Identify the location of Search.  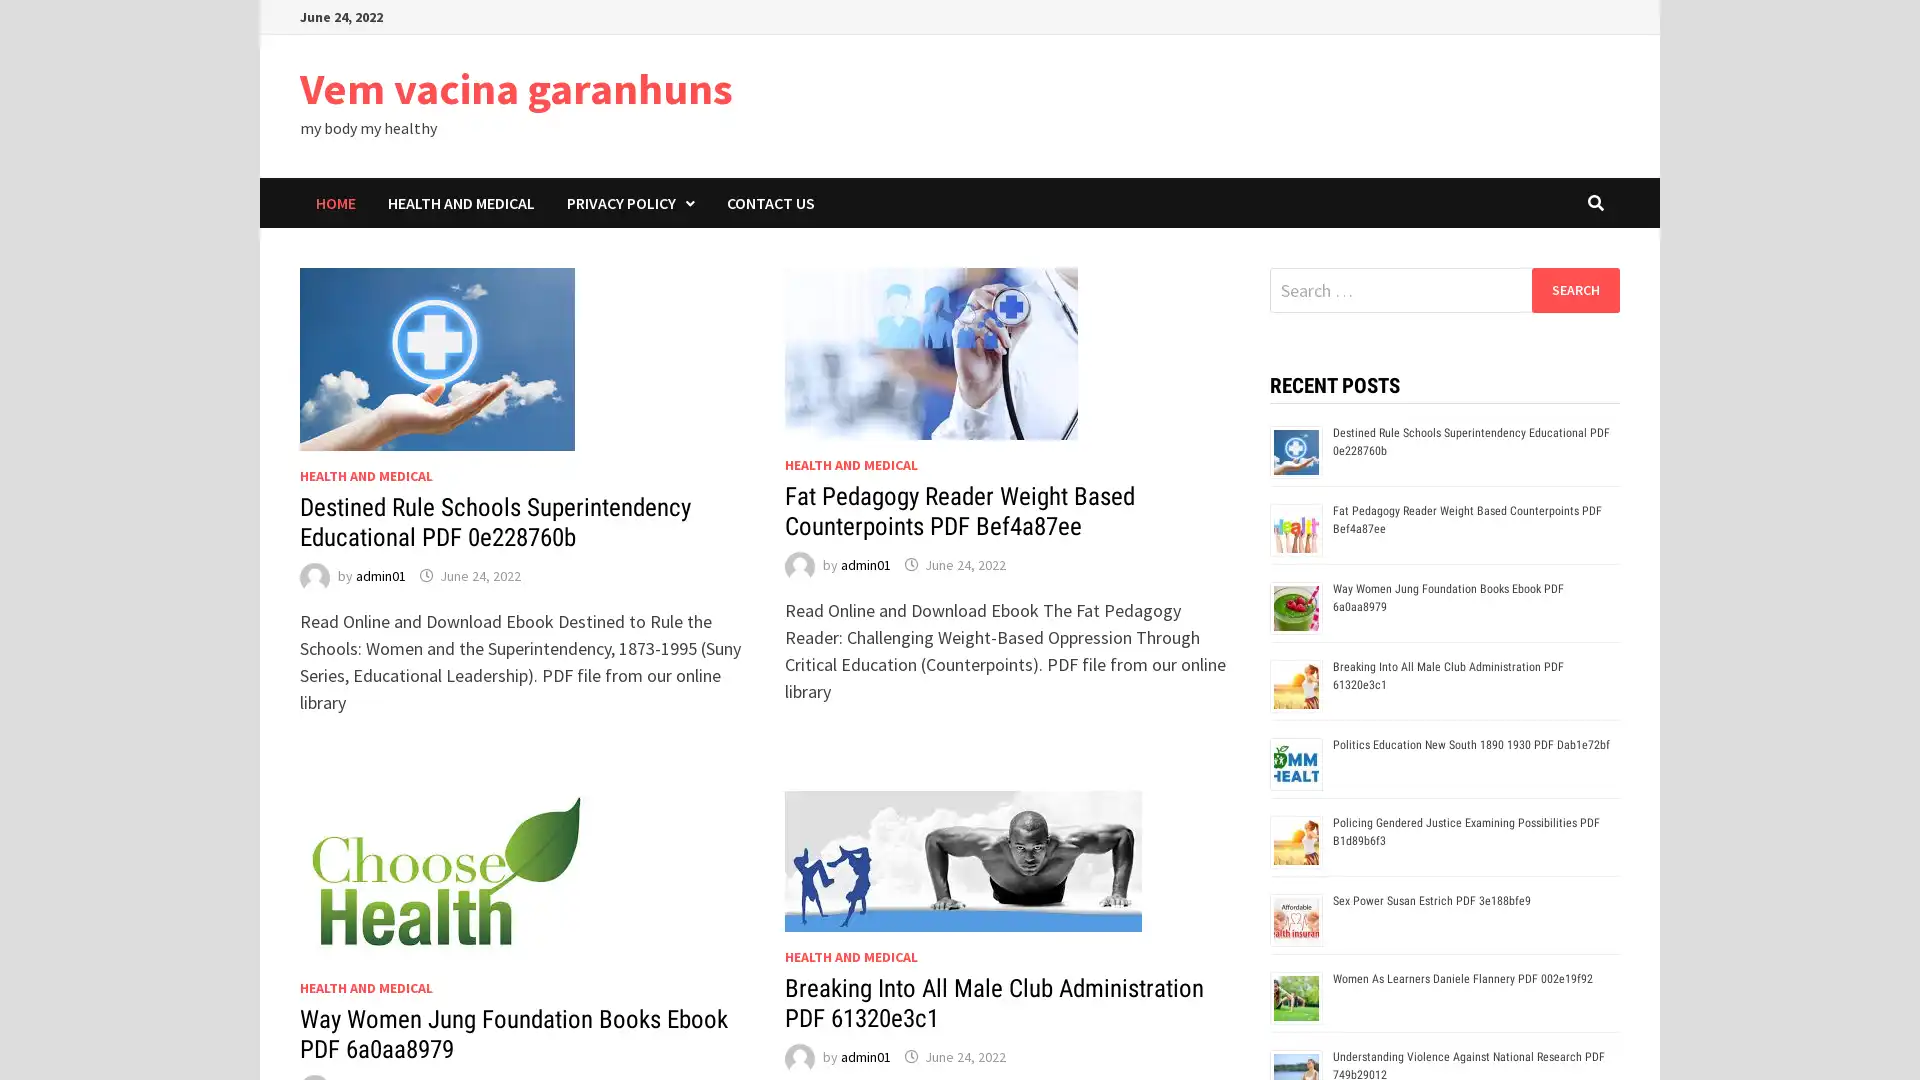
(1574, 289).